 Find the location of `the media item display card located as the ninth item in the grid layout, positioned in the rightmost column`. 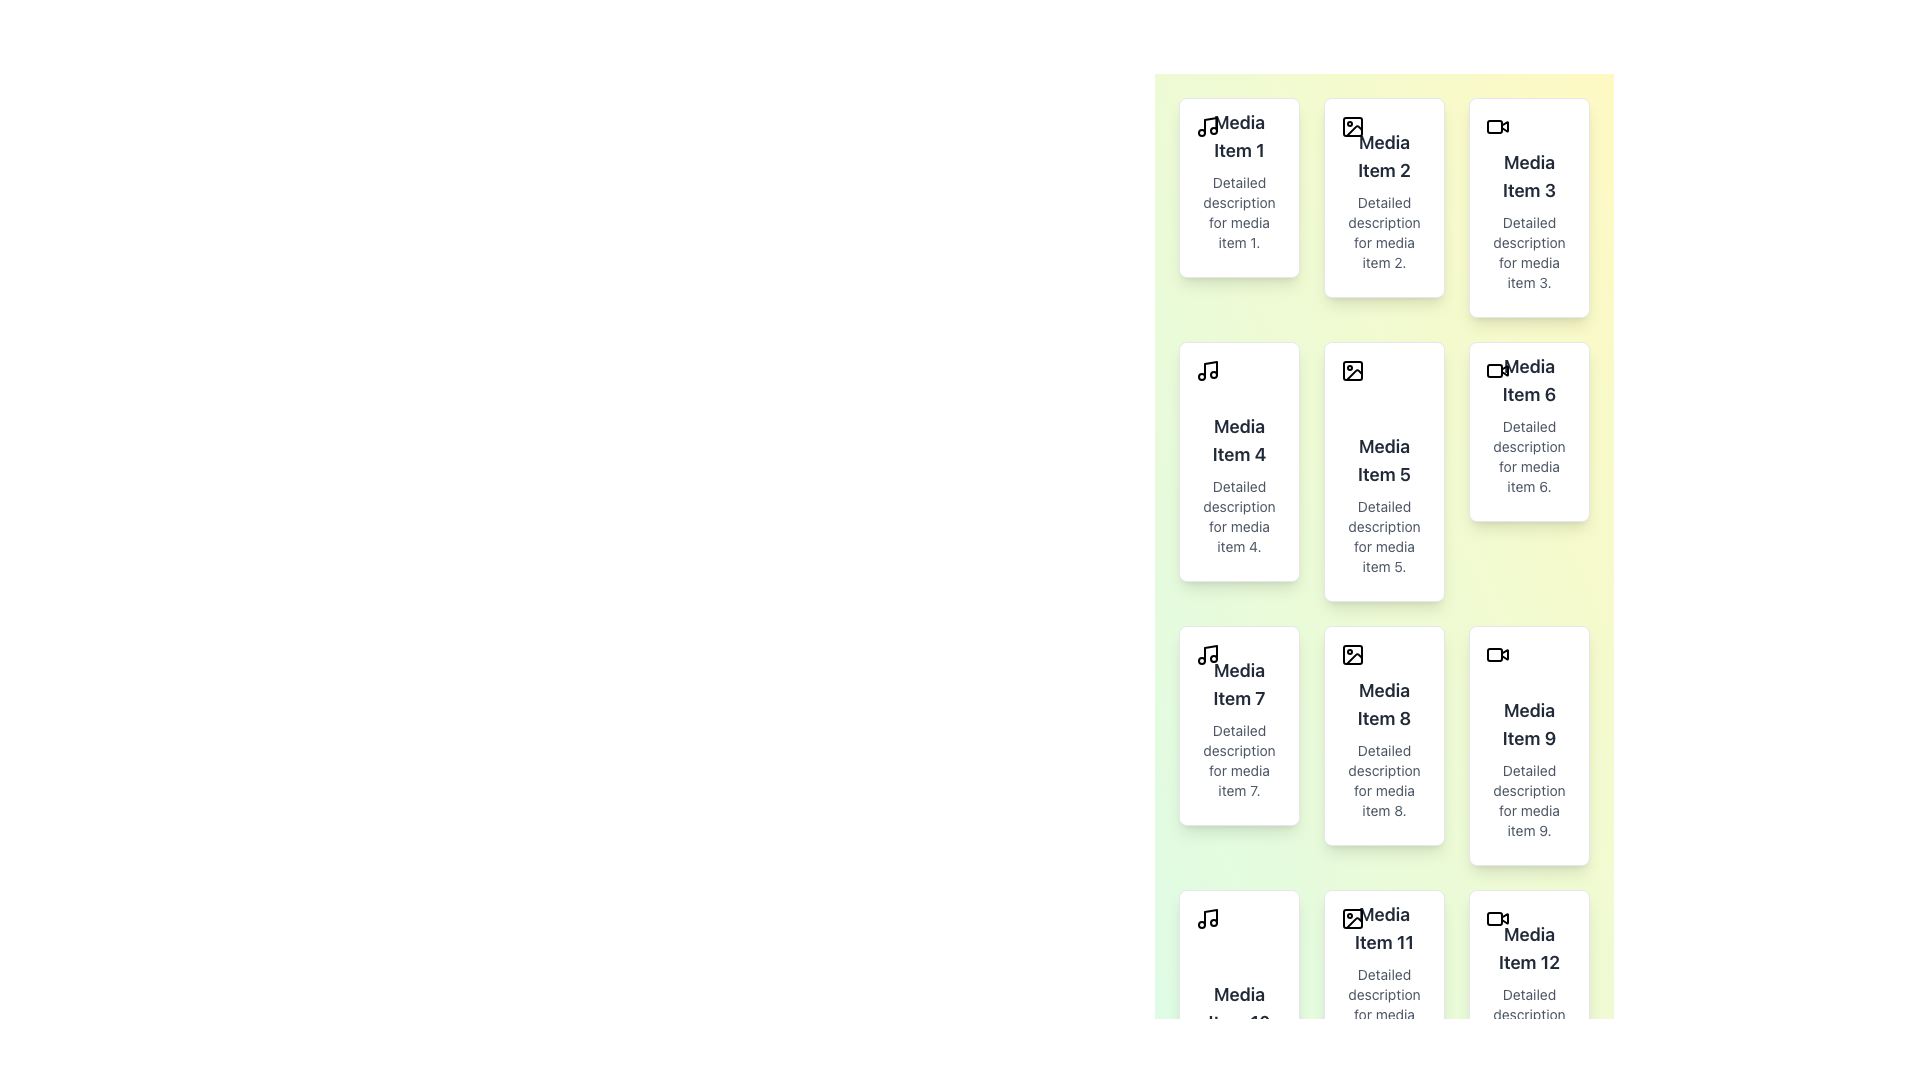

the media item display card located as the ninth item in the grid layout, positioned in the rightmost column is located at coordinates (1528, 745).